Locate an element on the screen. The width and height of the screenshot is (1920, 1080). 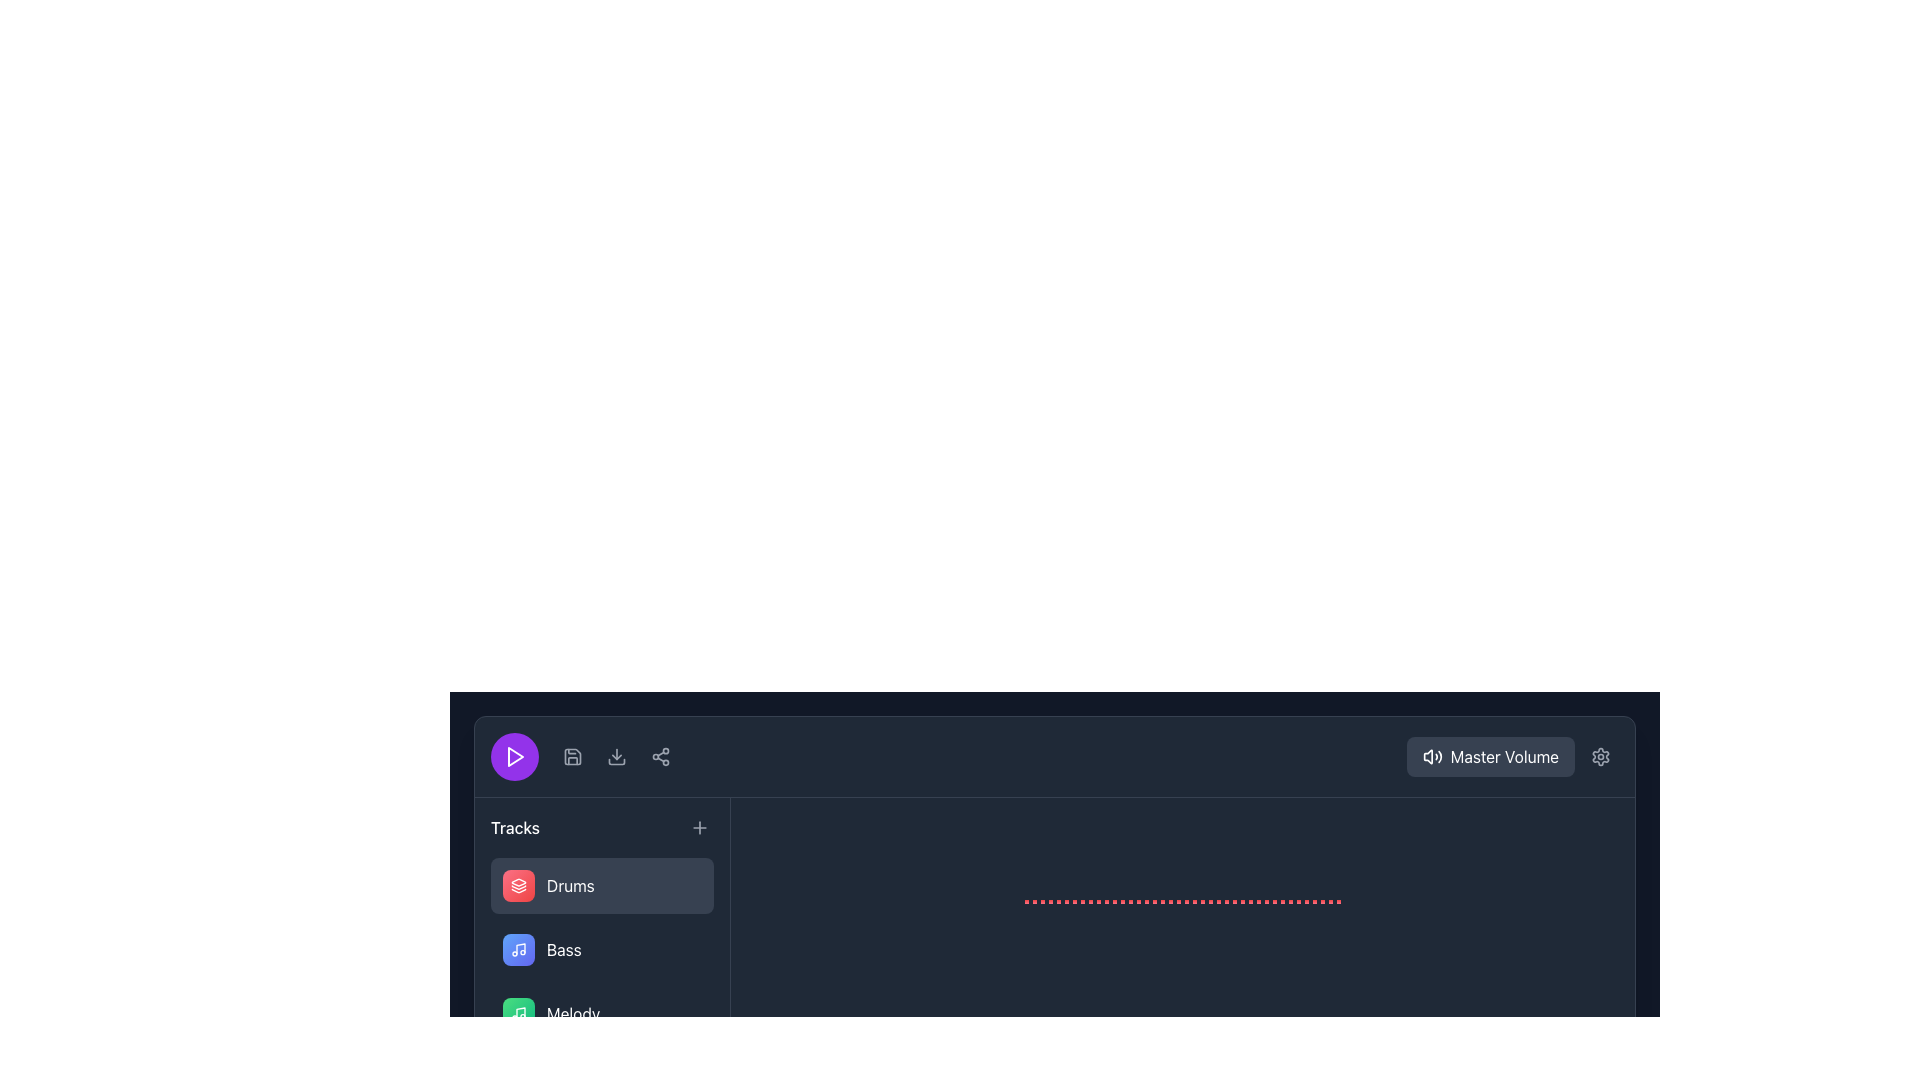
the share icon button, which features three interlinked circles with connecting lines and is located in the top navigation bar to the right of the main play button is located at coordinates (661, 756).